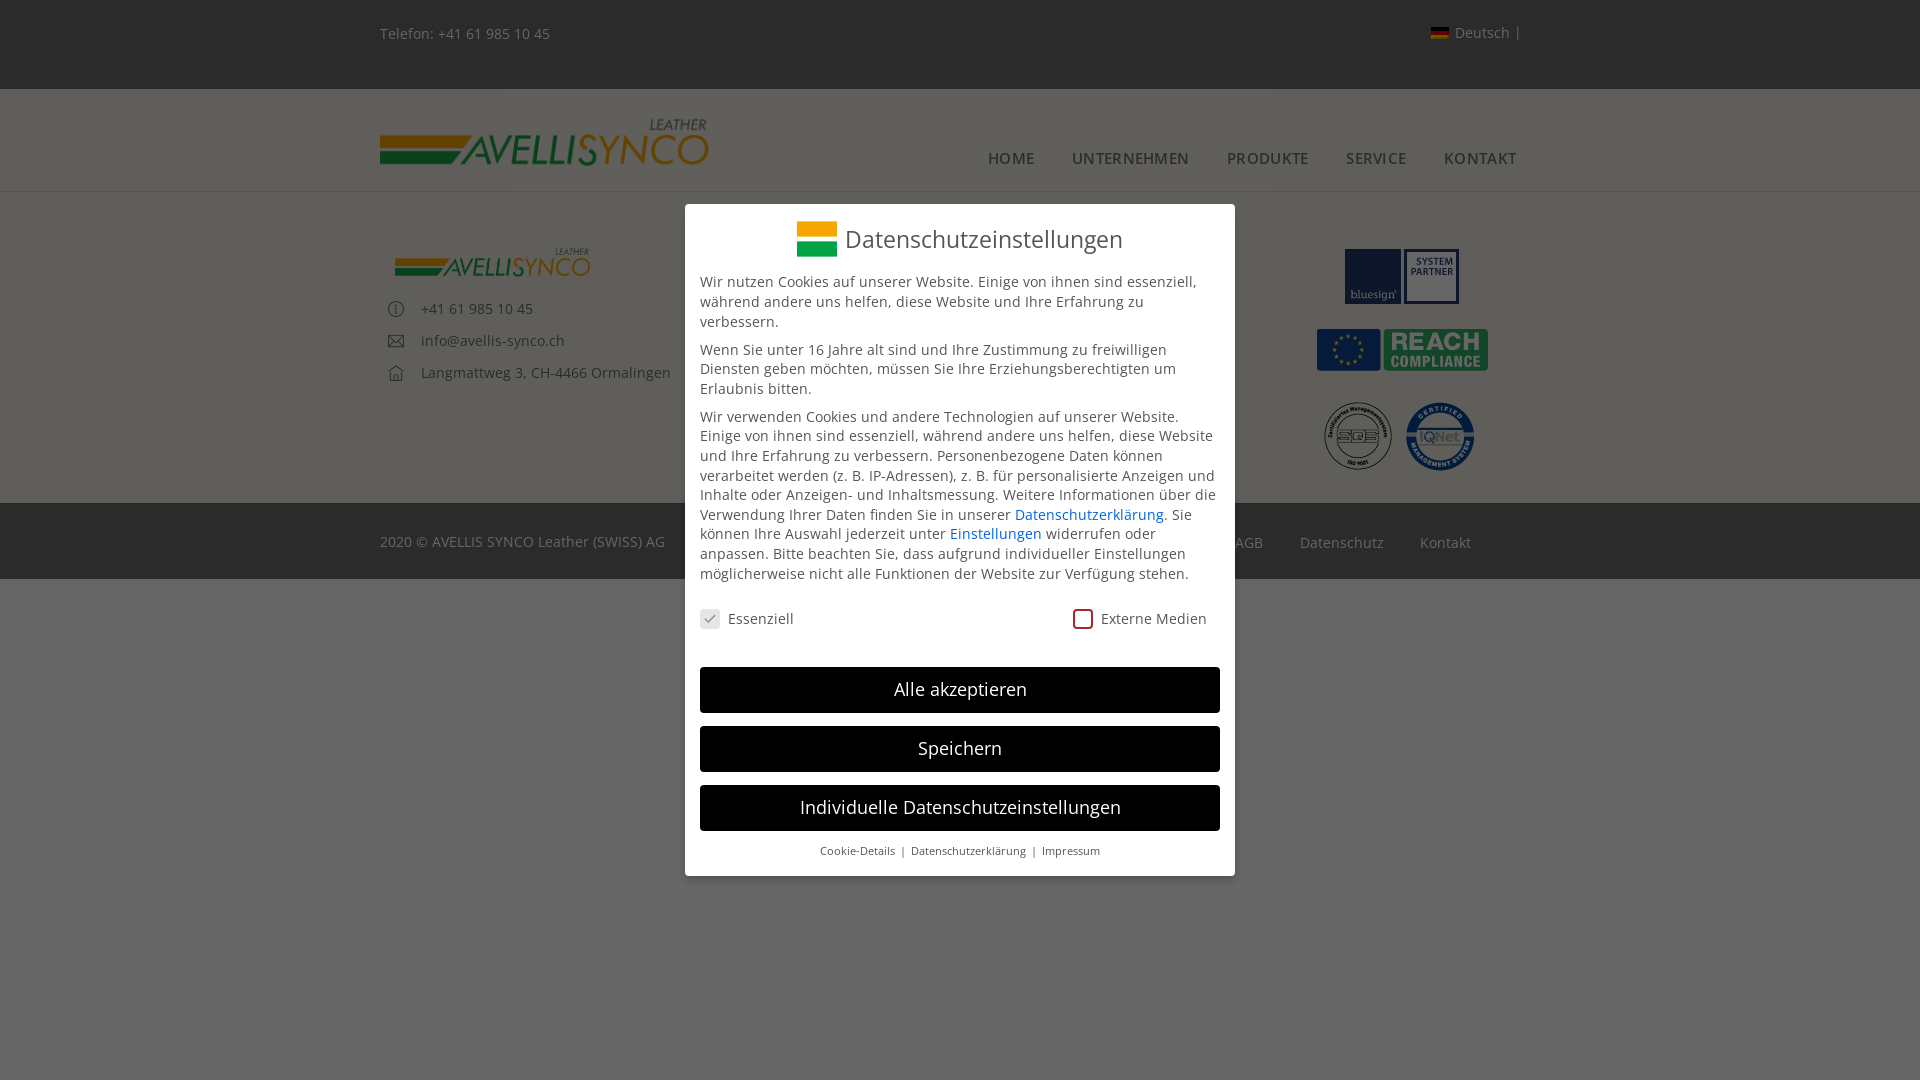 The height and width of the screenshot is (1080, 1920). Describe the element at coordinates (955, 357) in the screenshot. I see `'Ihr Weg zu Avellis-Synco Leather Swiss'` at that location.